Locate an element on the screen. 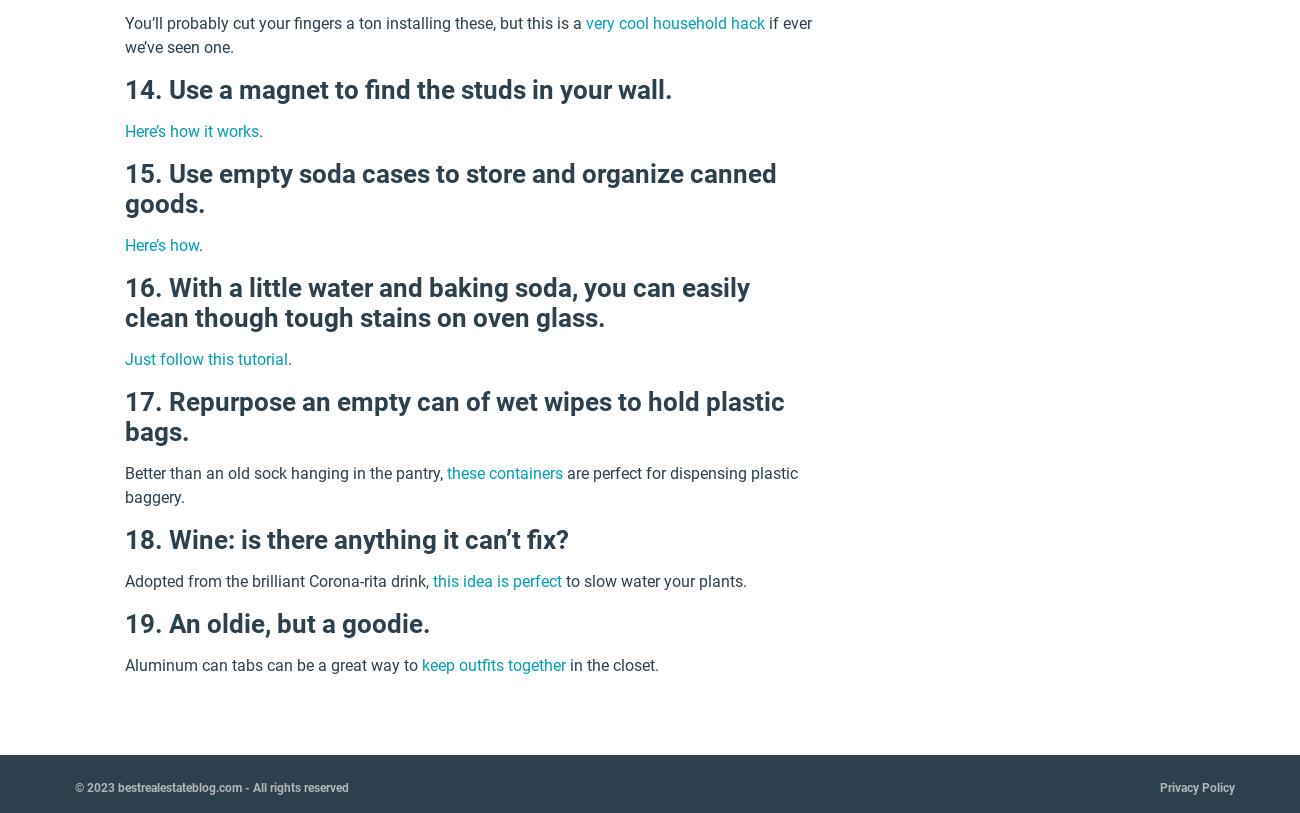 The height and width of the screenshot is (813, 1300). 'very cool household hack' is located at coordinates (585, 22).